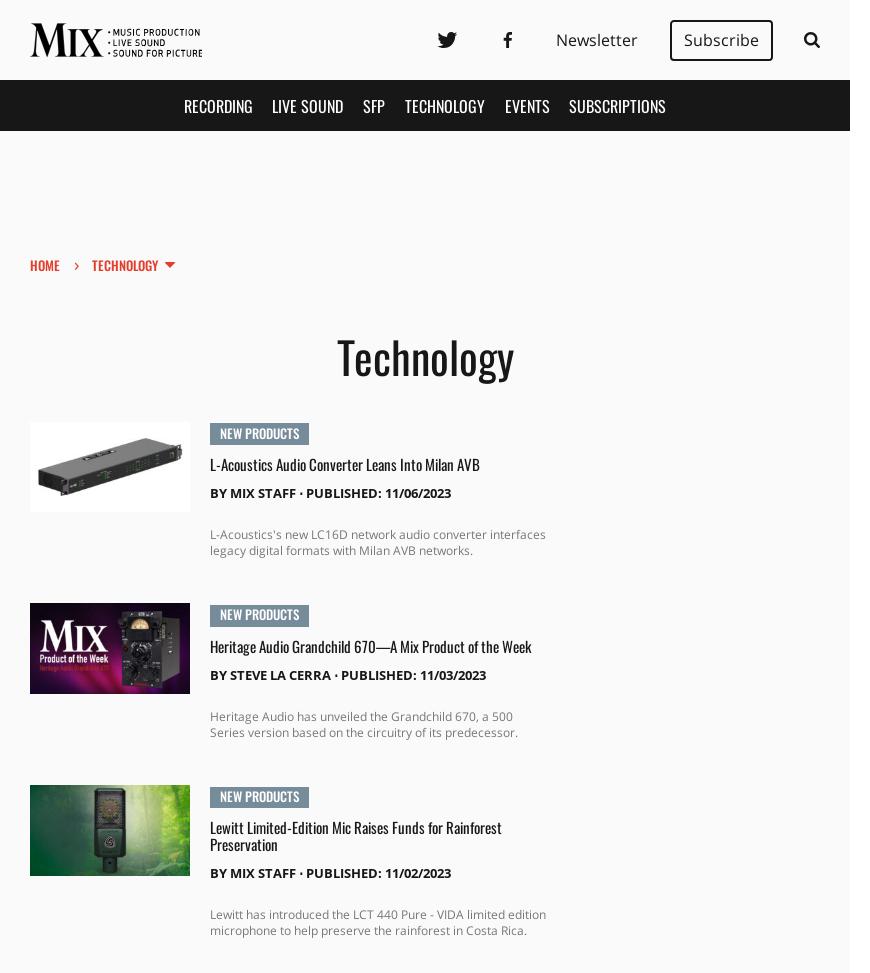  What do you see at coordinates (616, 104) in the screenshot?
I see `'Subscriptions'` at bounding box center [616, 104].